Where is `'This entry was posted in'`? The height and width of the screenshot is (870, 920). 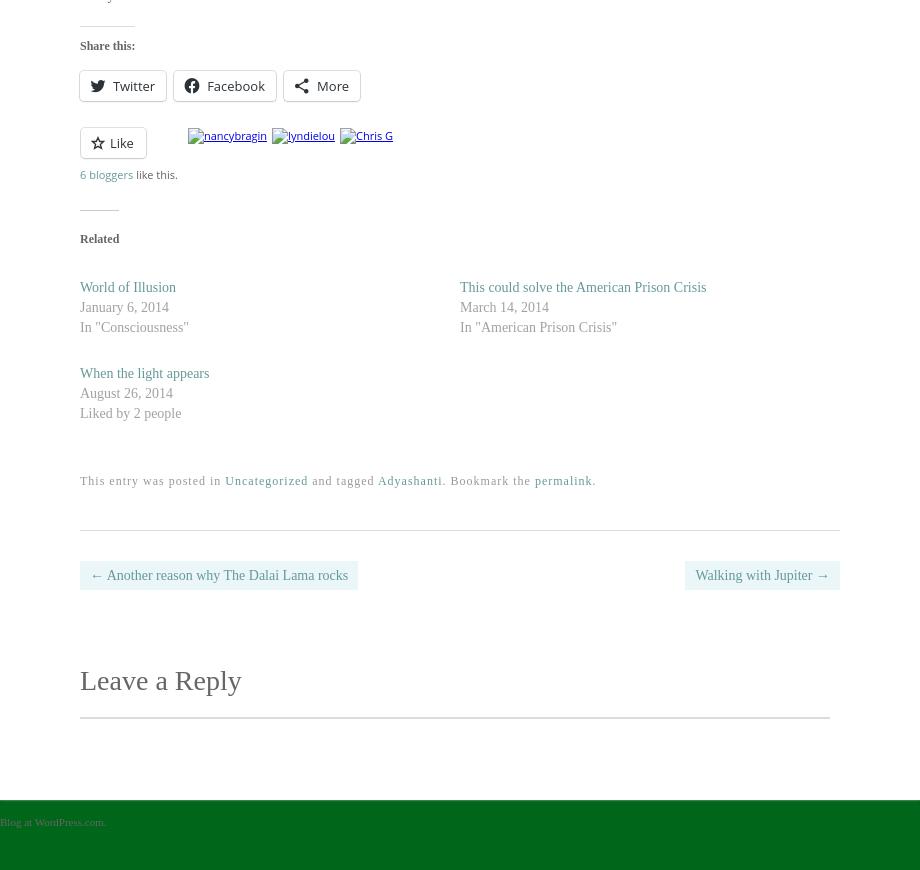 'This entry was posted in' is located at coordinates (151, 478).